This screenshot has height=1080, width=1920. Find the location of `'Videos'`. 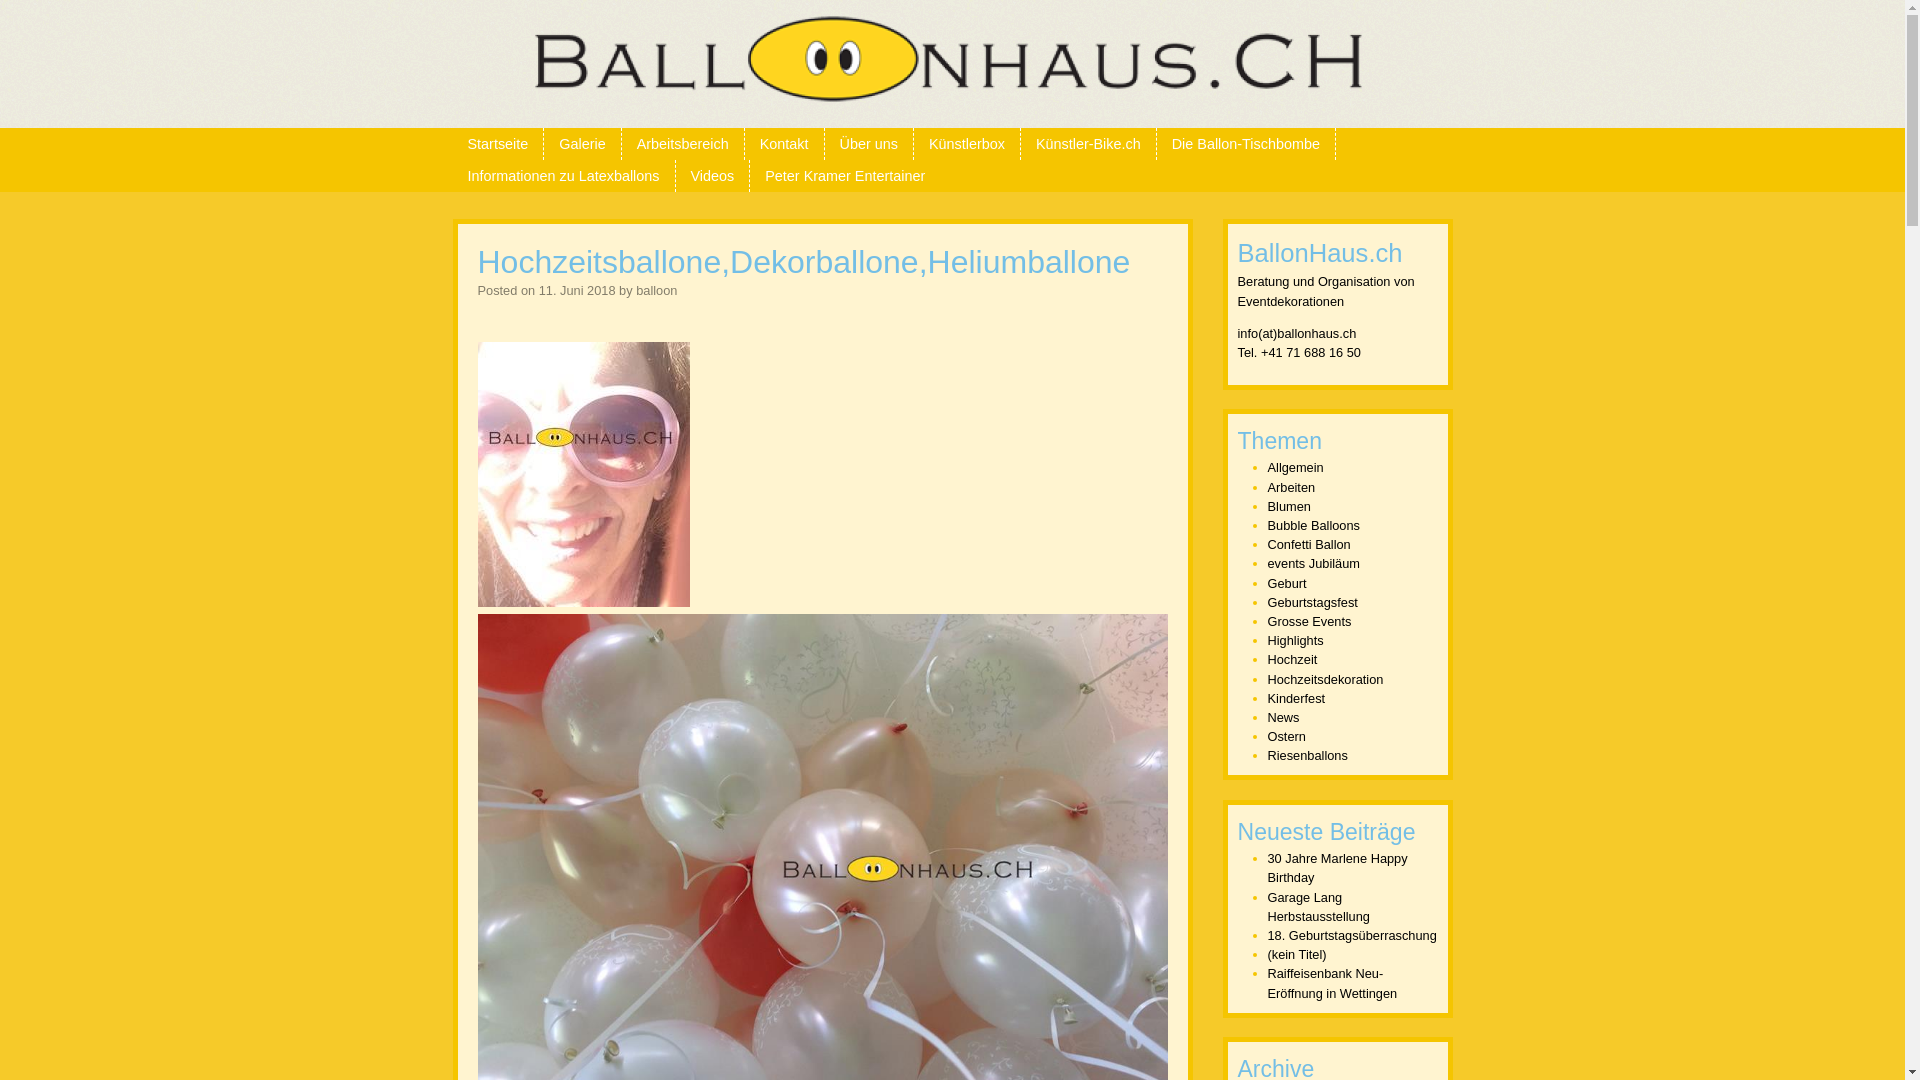

'Videos' is located at coordinates (676, 175).